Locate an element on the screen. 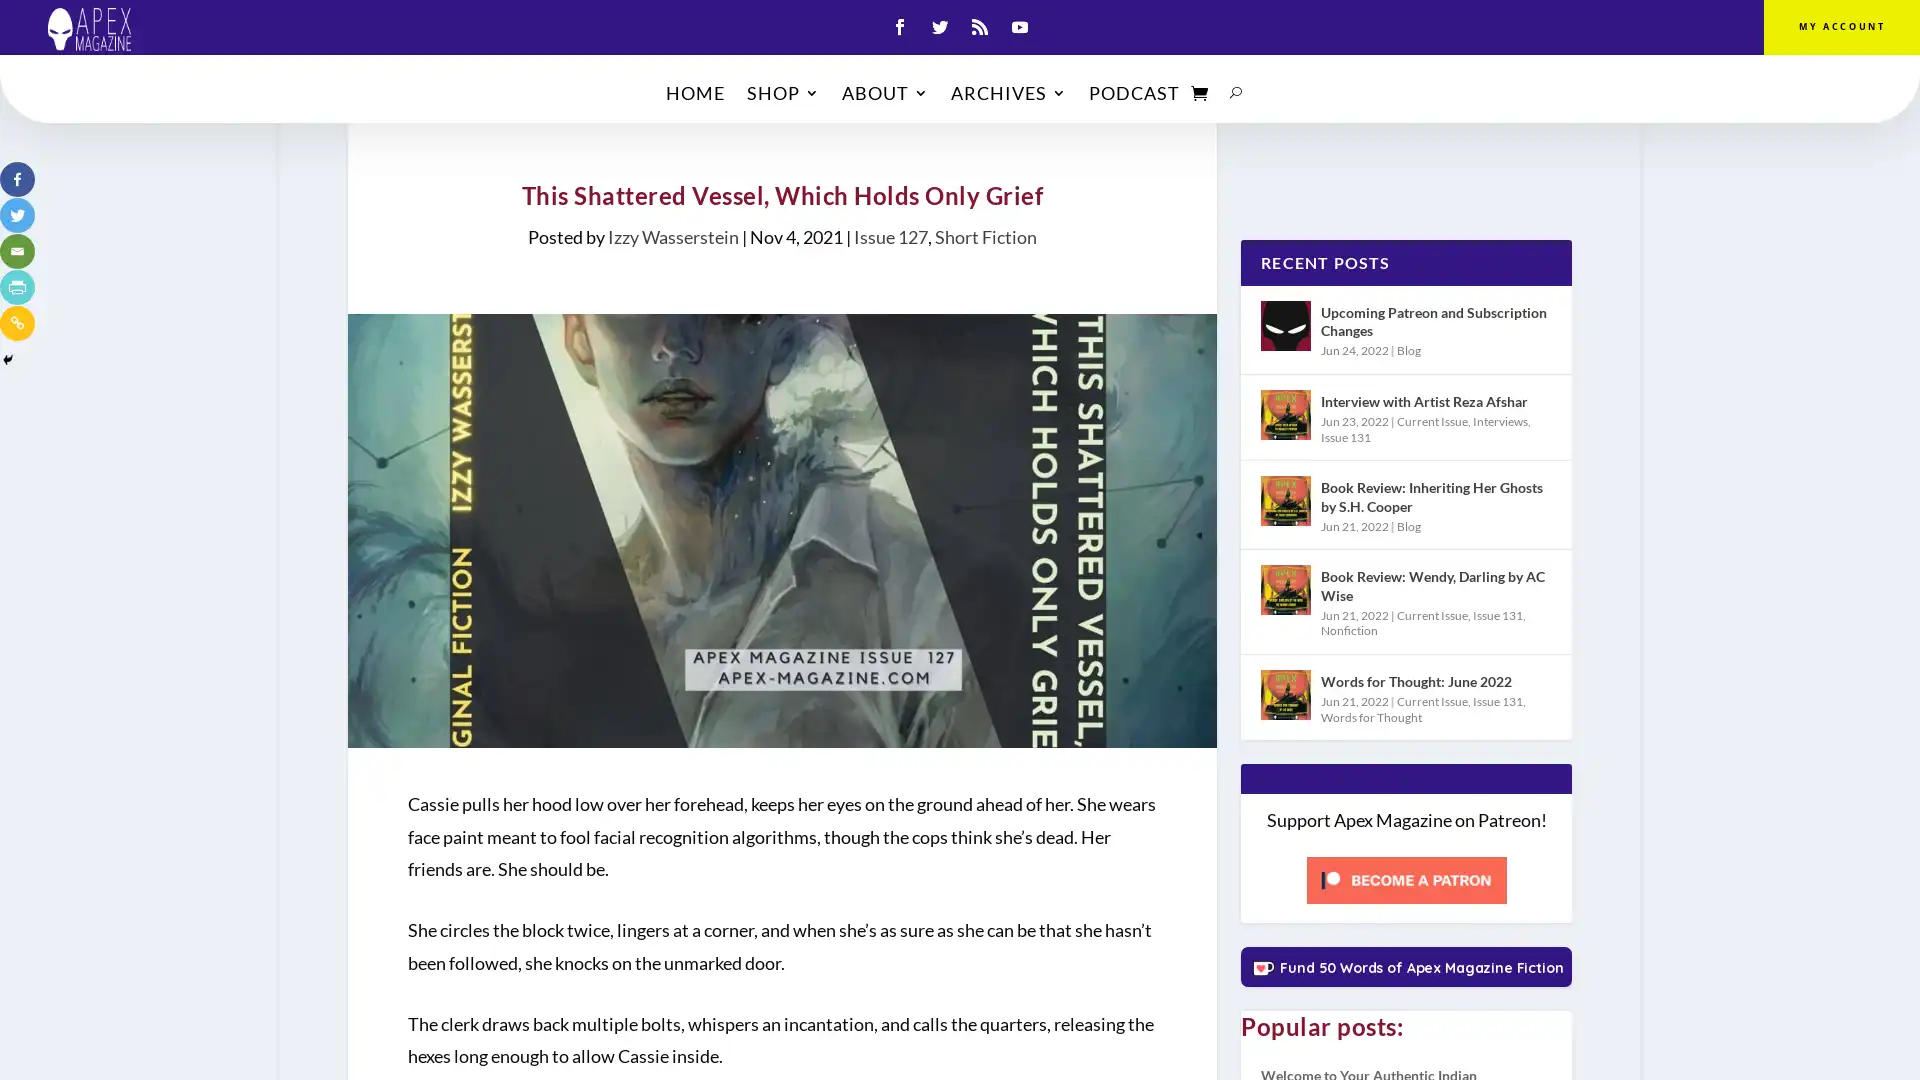  Subscribe Now is located at coordinates (960, 616).